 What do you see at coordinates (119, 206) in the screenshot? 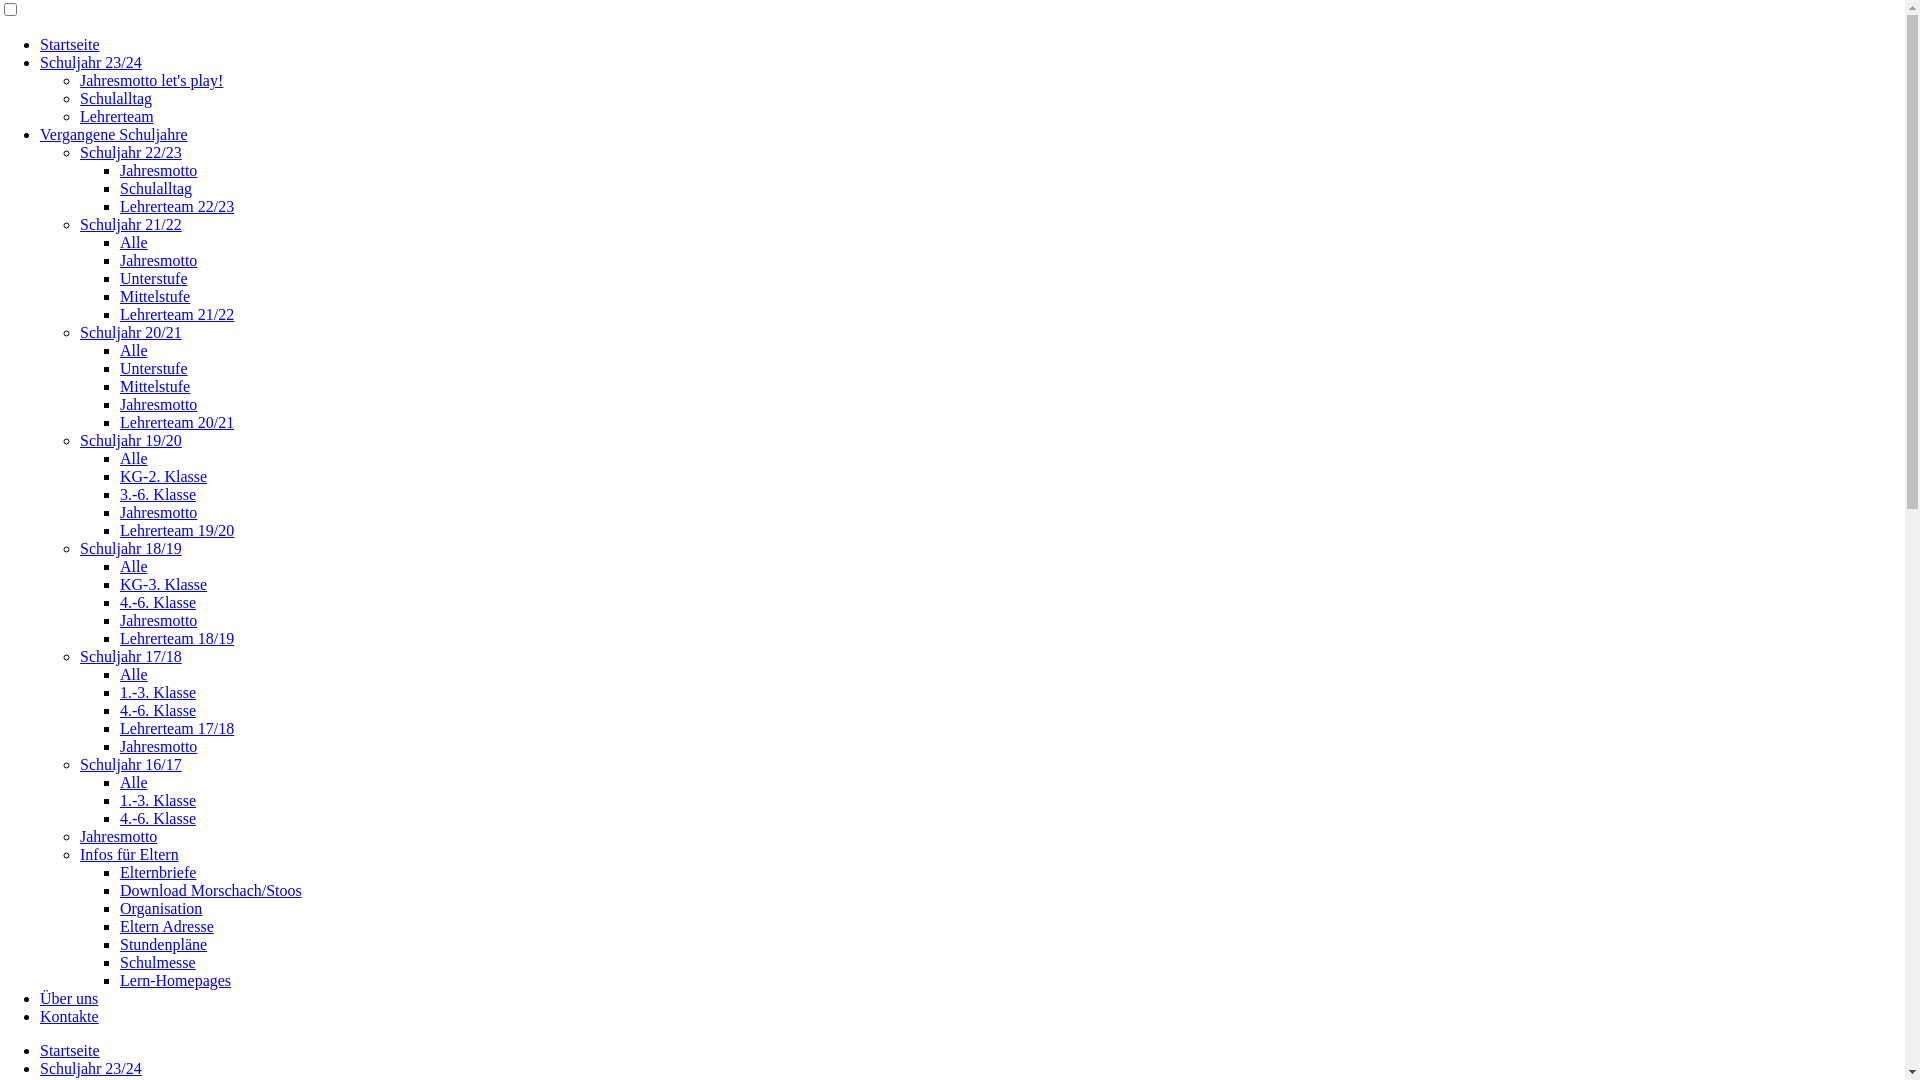
I see `'Lehrerteam 22/23'` at bounding box center [119, 206].